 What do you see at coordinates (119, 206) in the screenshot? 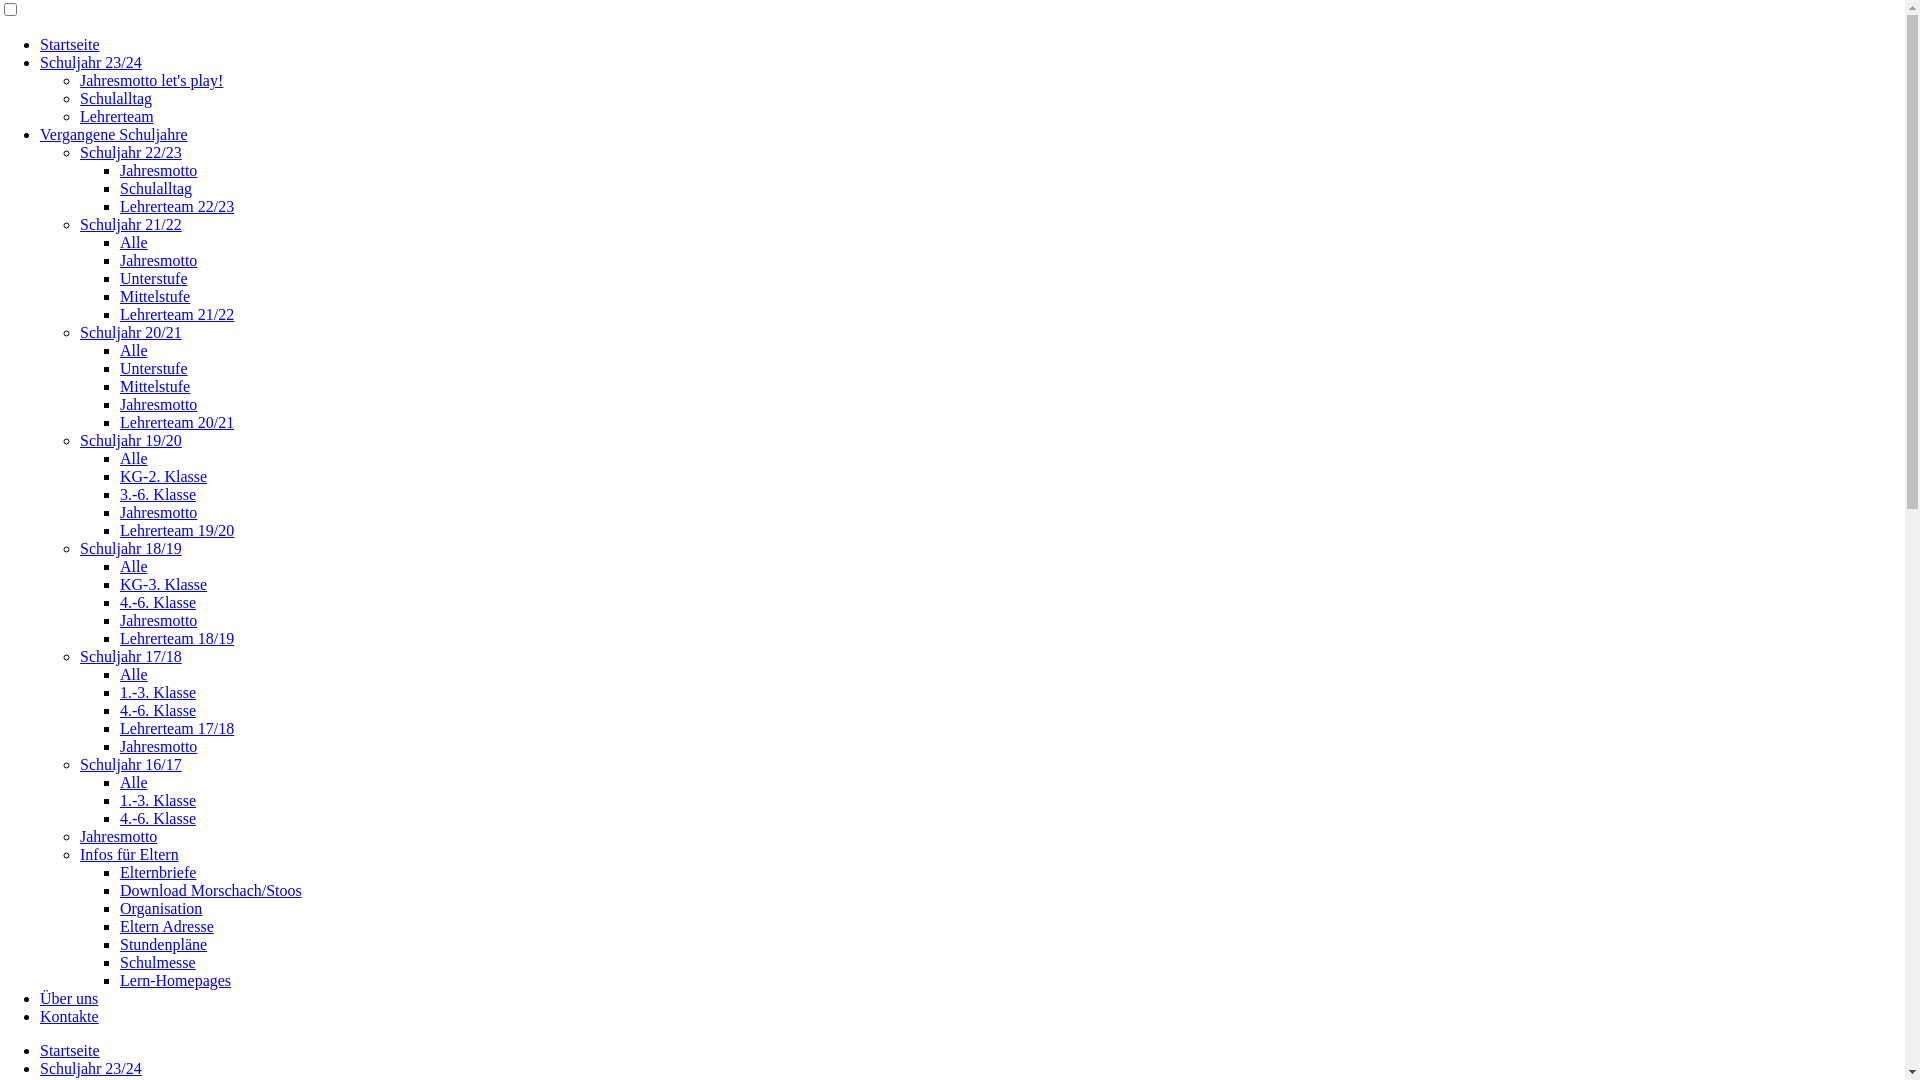
I see `'Lehrerteam 22/23'` at bounding box center [119, 206].